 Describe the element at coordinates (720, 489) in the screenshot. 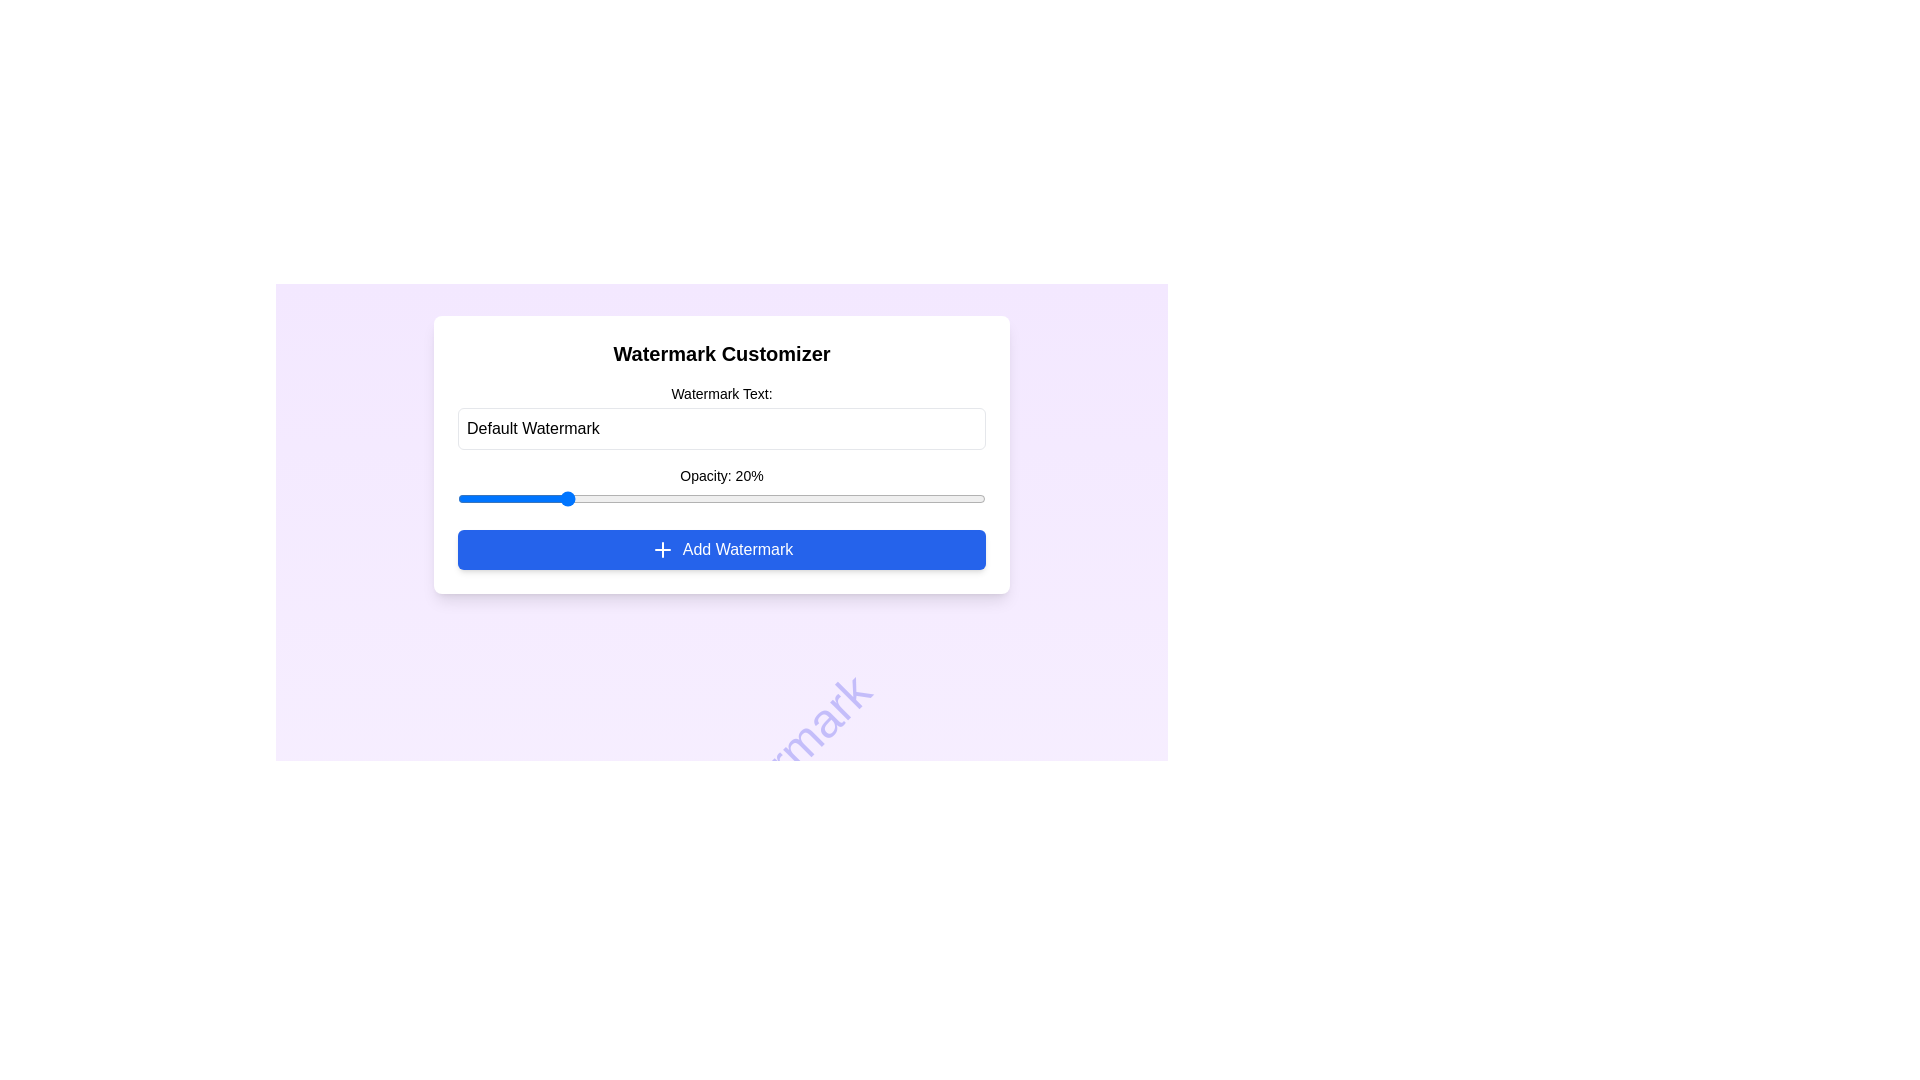

I see `the label displaying 'Opacity: 20%' of the slider to read the text` at that location.